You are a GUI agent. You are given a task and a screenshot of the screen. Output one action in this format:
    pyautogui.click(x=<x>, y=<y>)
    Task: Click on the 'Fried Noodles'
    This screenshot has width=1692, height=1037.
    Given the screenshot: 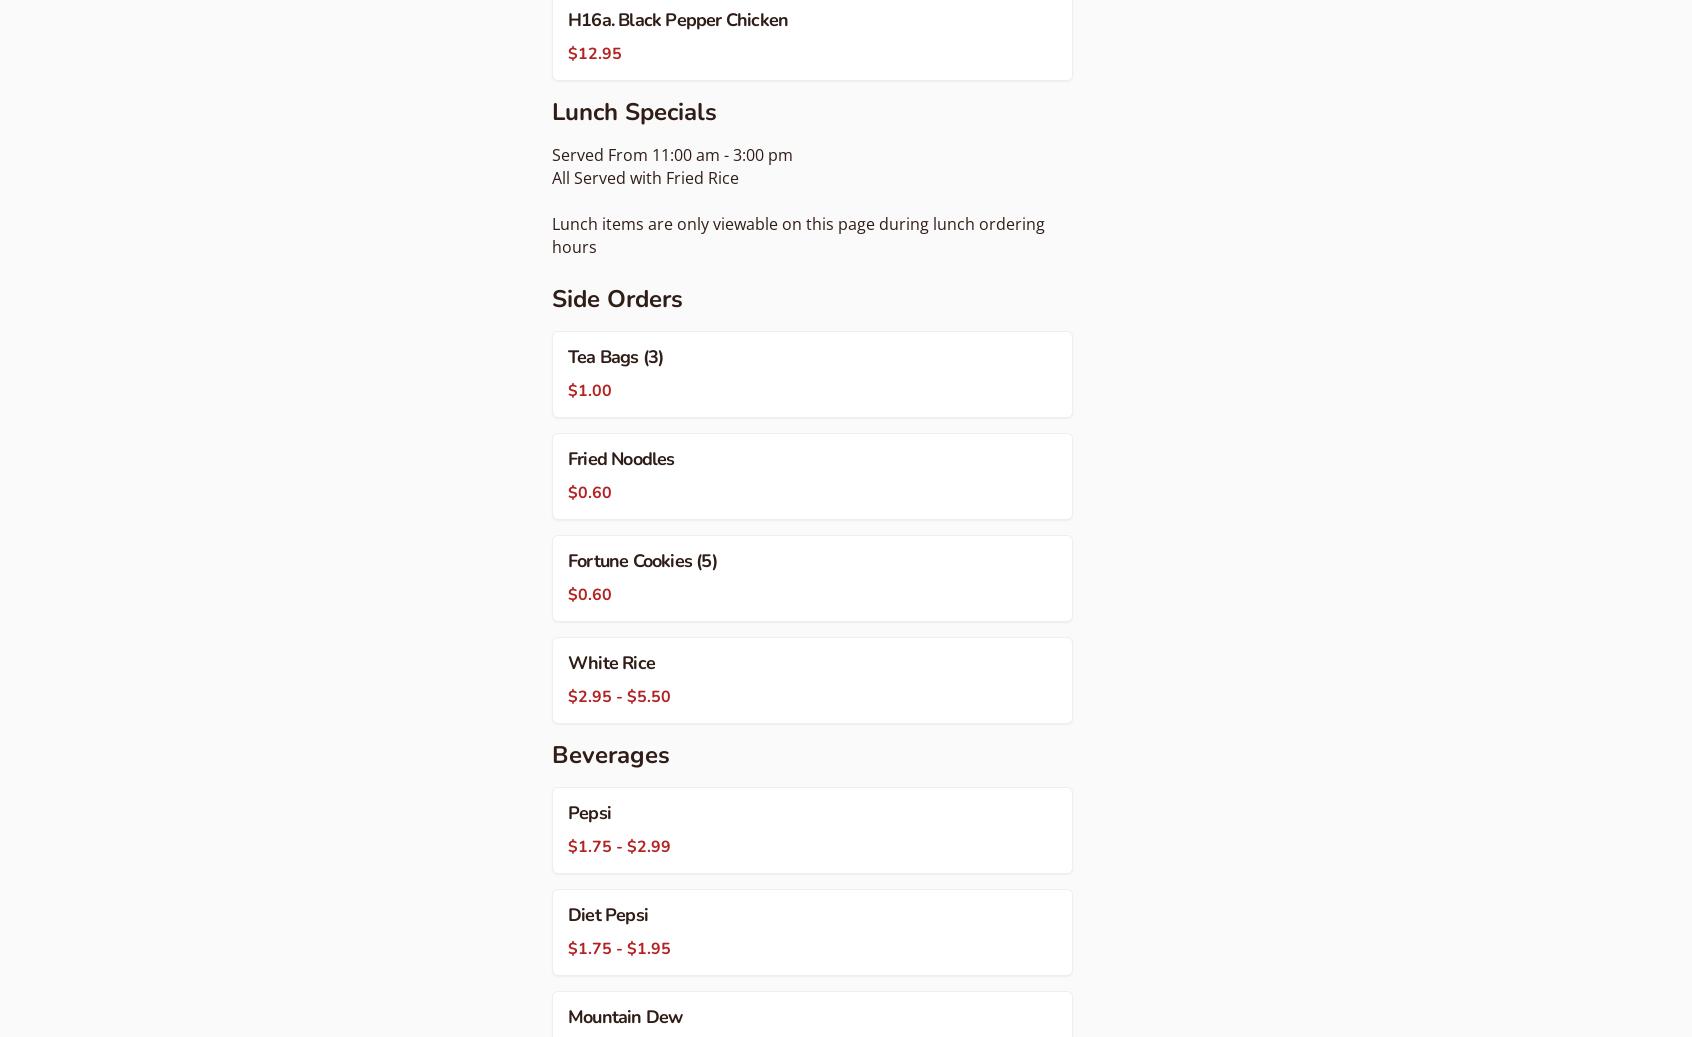 What is the action you would take?
    pyautogui.click(x=619, y=457)
    